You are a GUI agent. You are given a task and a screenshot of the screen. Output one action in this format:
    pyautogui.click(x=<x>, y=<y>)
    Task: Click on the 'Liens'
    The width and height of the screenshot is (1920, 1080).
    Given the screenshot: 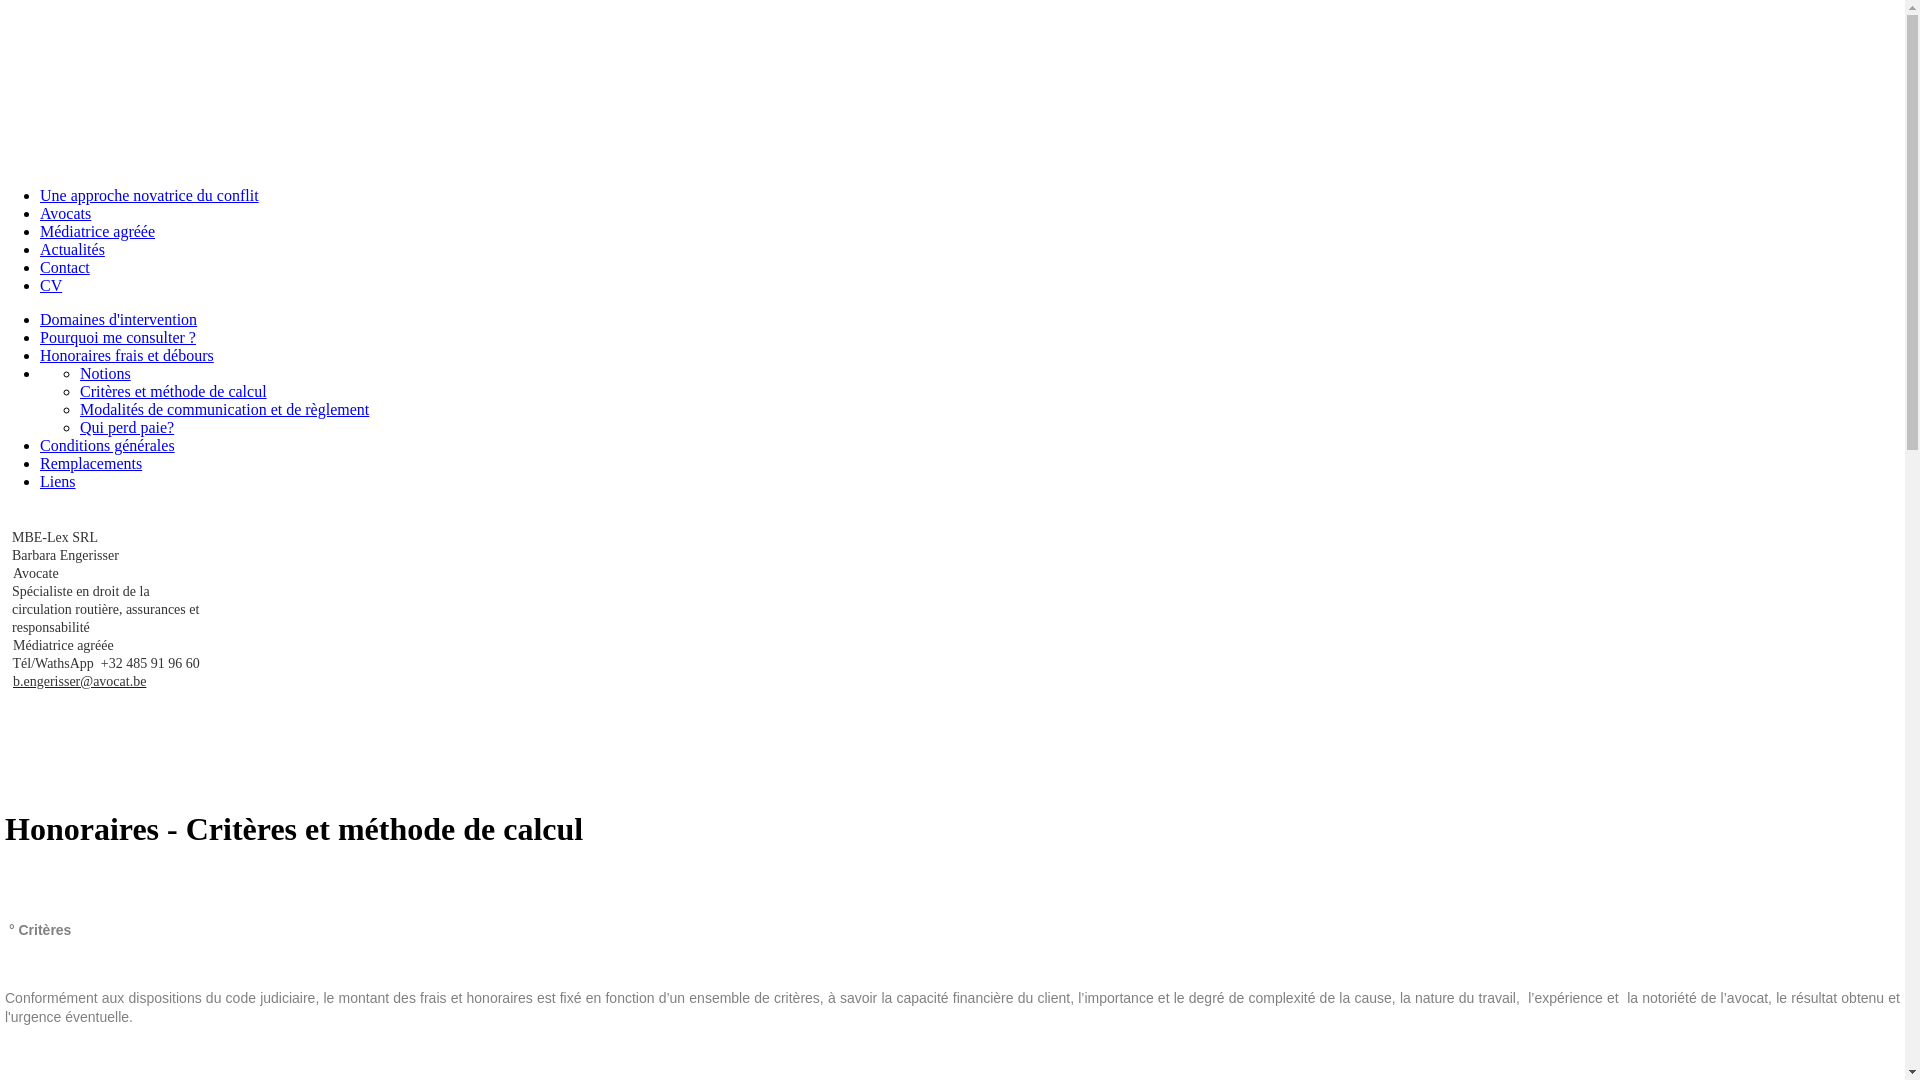 What is the action you would take?
    pyautogui.click(x=39, y=481)
    